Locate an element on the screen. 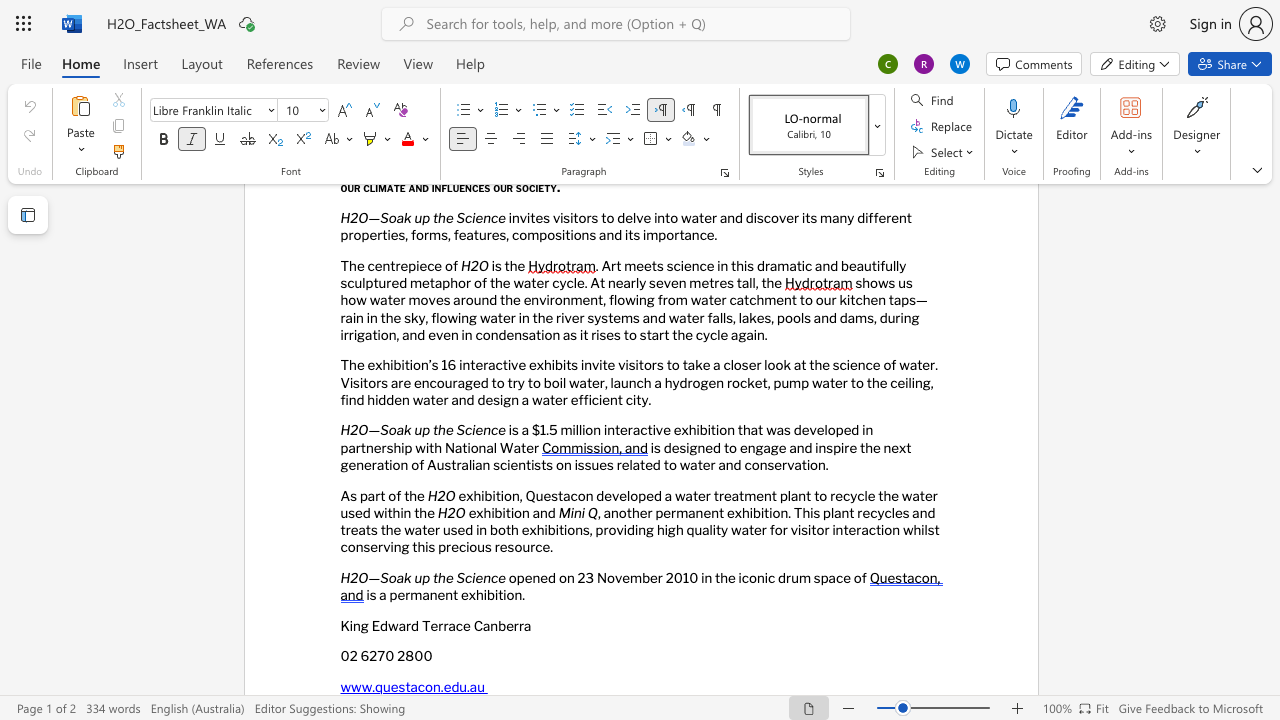 Image resolution: width=1280 pixels, height=720 pixels. the 1th character "t" in the text is located at coordinates (406, 685).